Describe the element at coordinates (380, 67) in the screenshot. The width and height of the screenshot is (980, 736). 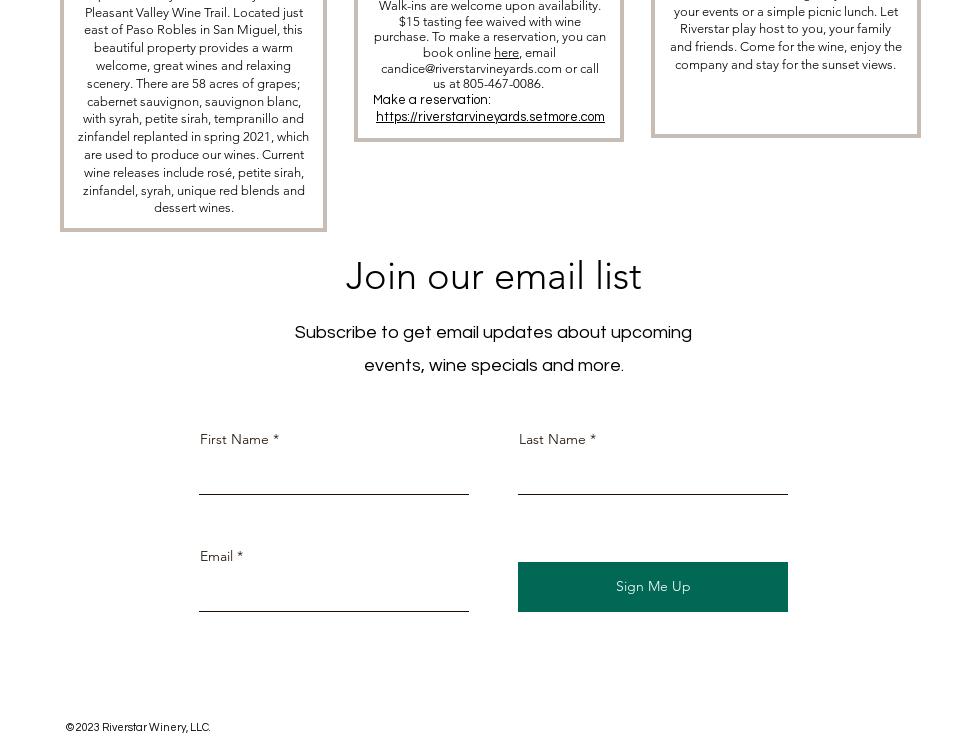
I see `'candice@riverstarvineyards.com'` at that location.